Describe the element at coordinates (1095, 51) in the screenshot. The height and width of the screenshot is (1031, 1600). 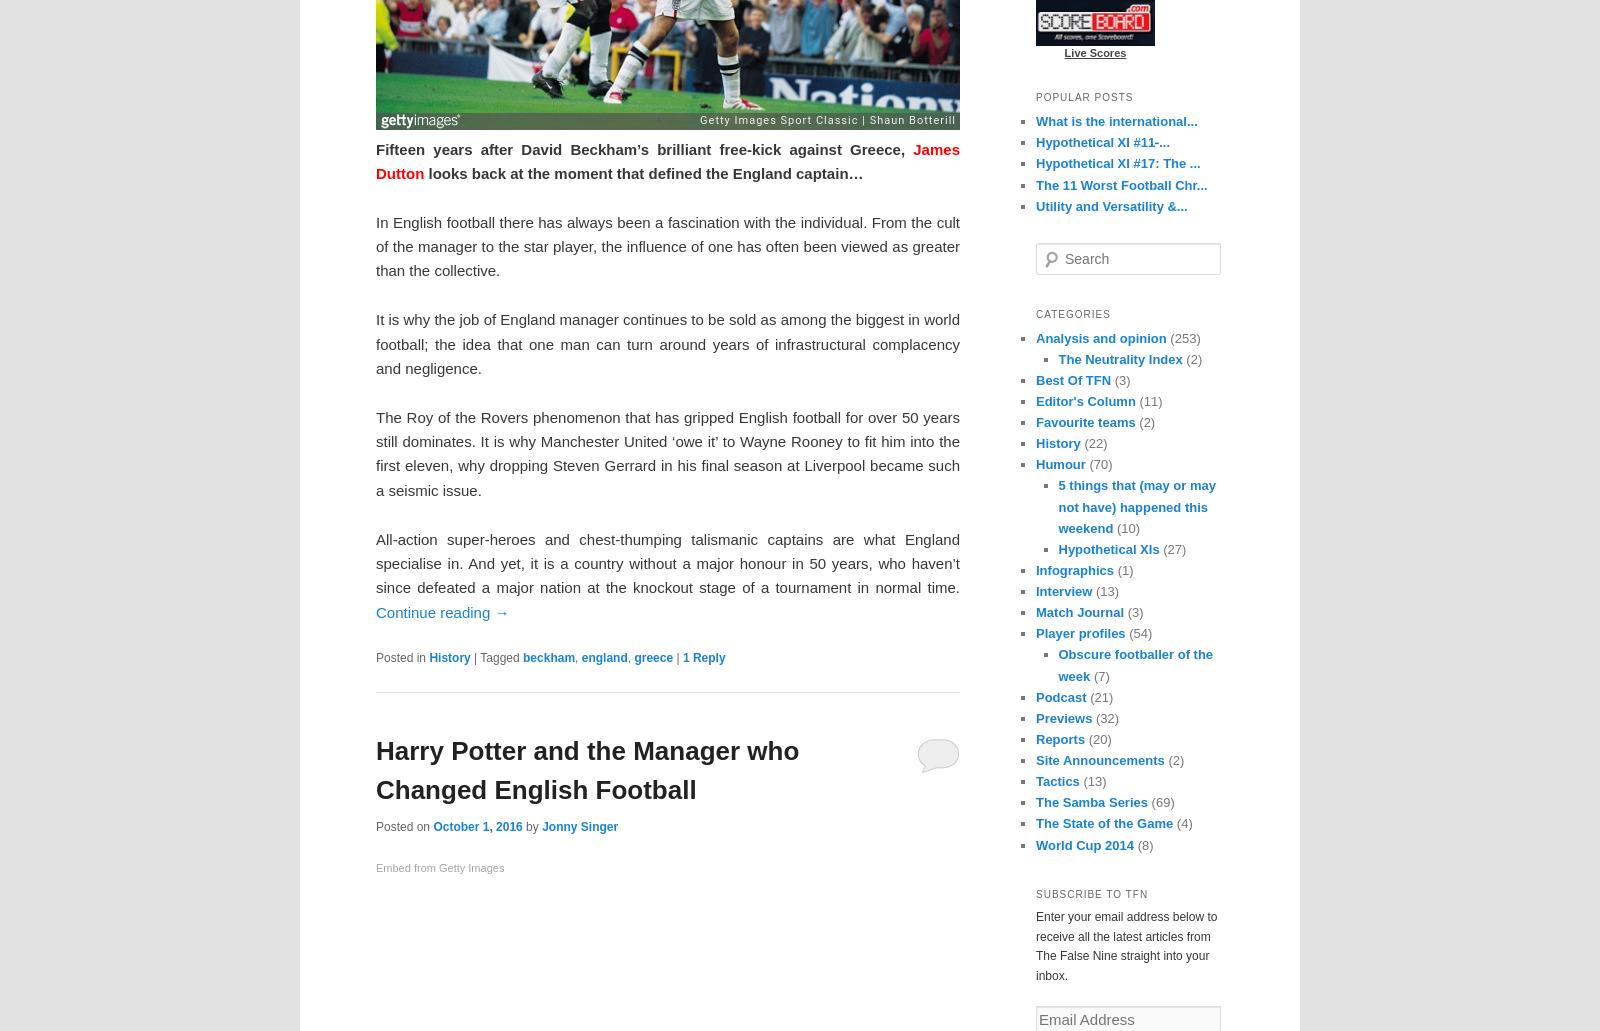
I see `'Live Scores'` at that location.